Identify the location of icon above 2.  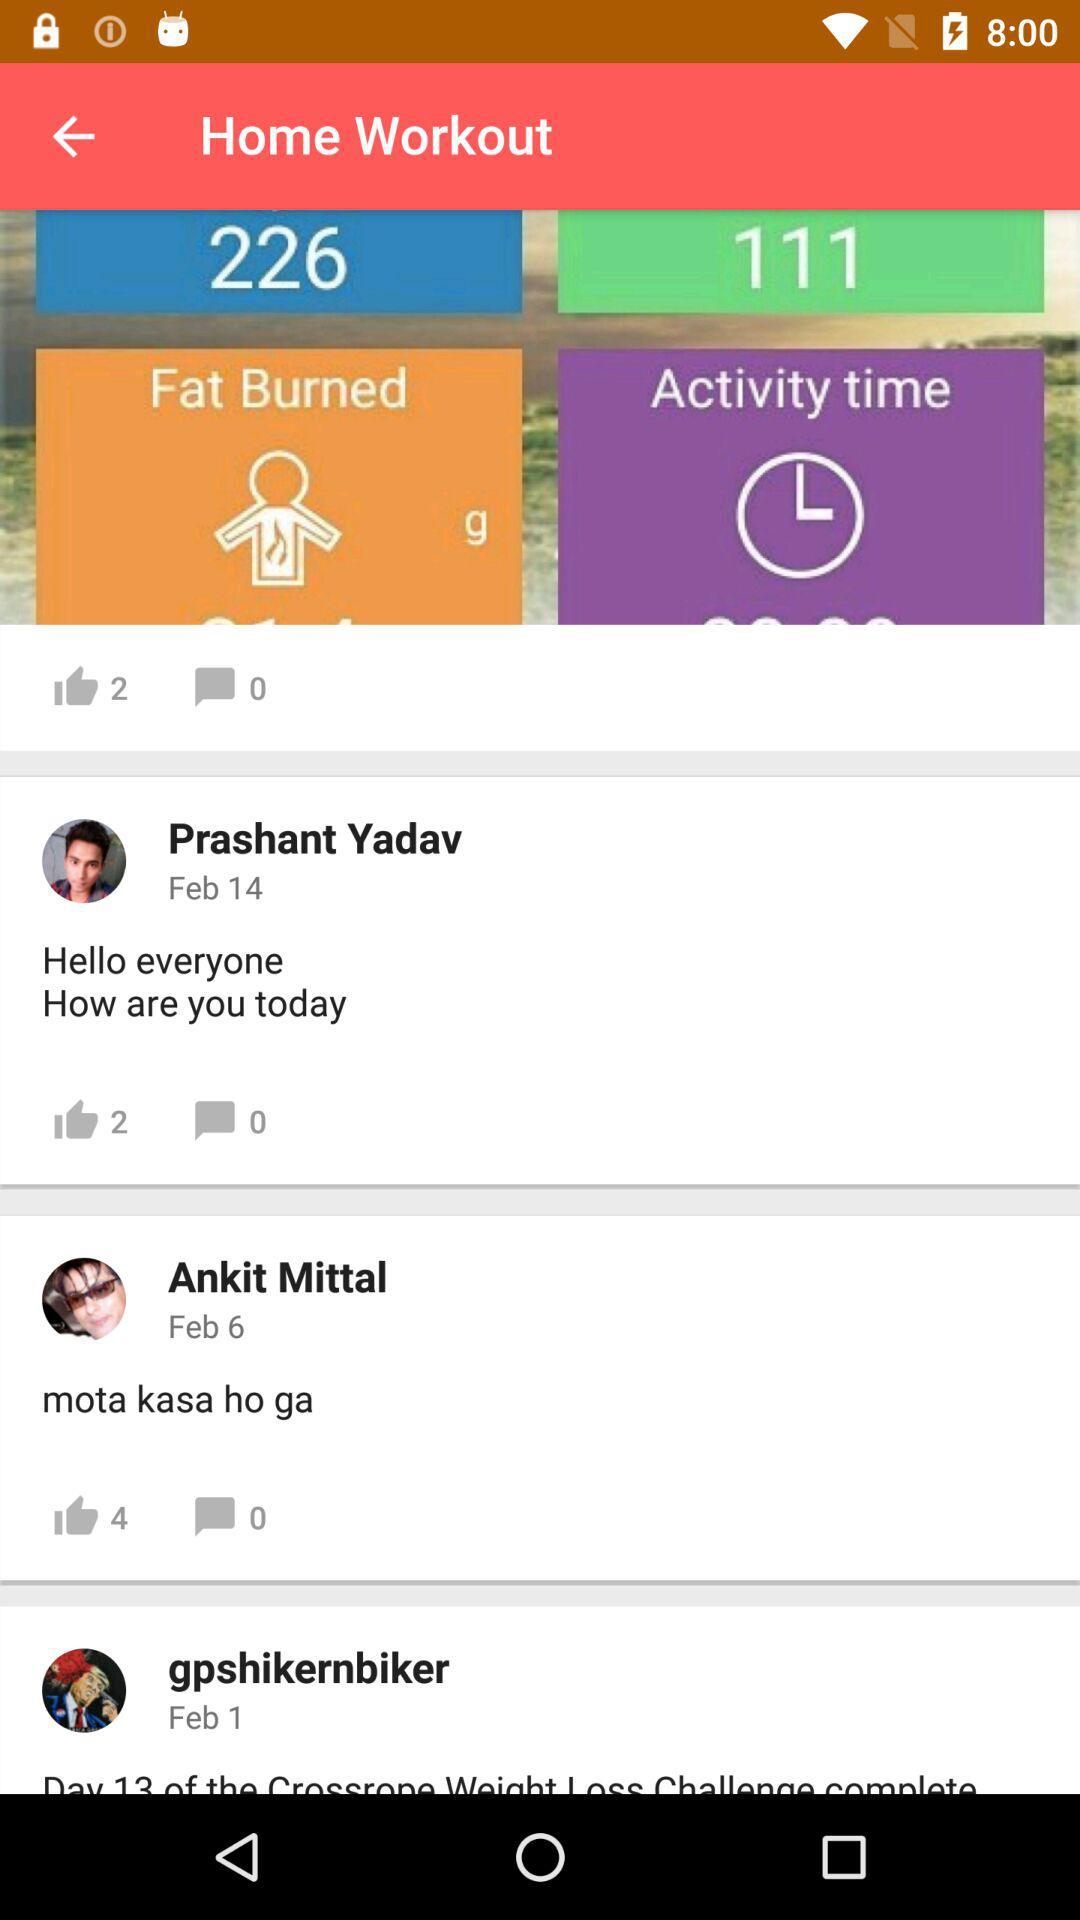
(194, 980).